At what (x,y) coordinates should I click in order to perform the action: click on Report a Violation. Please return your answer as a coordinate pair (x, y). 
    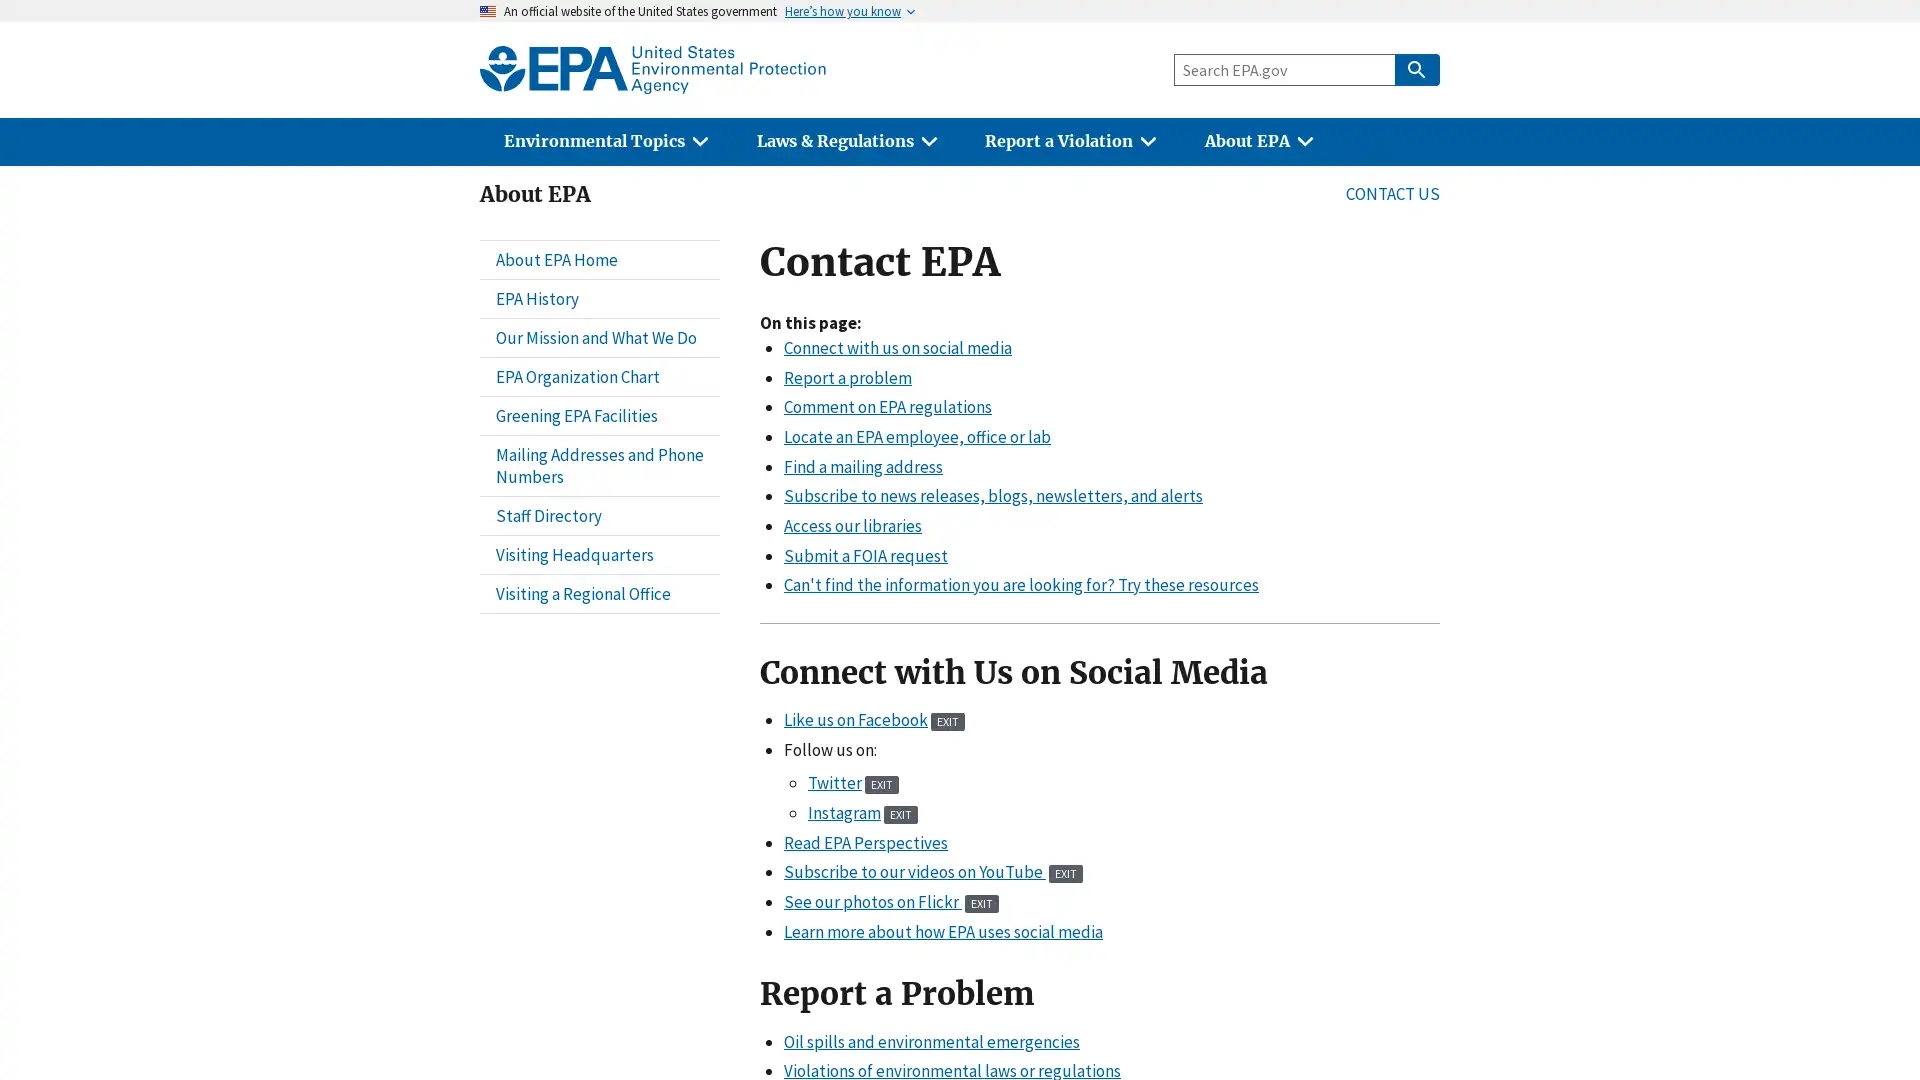
    Looking at the image, I should click on (1069, 141).